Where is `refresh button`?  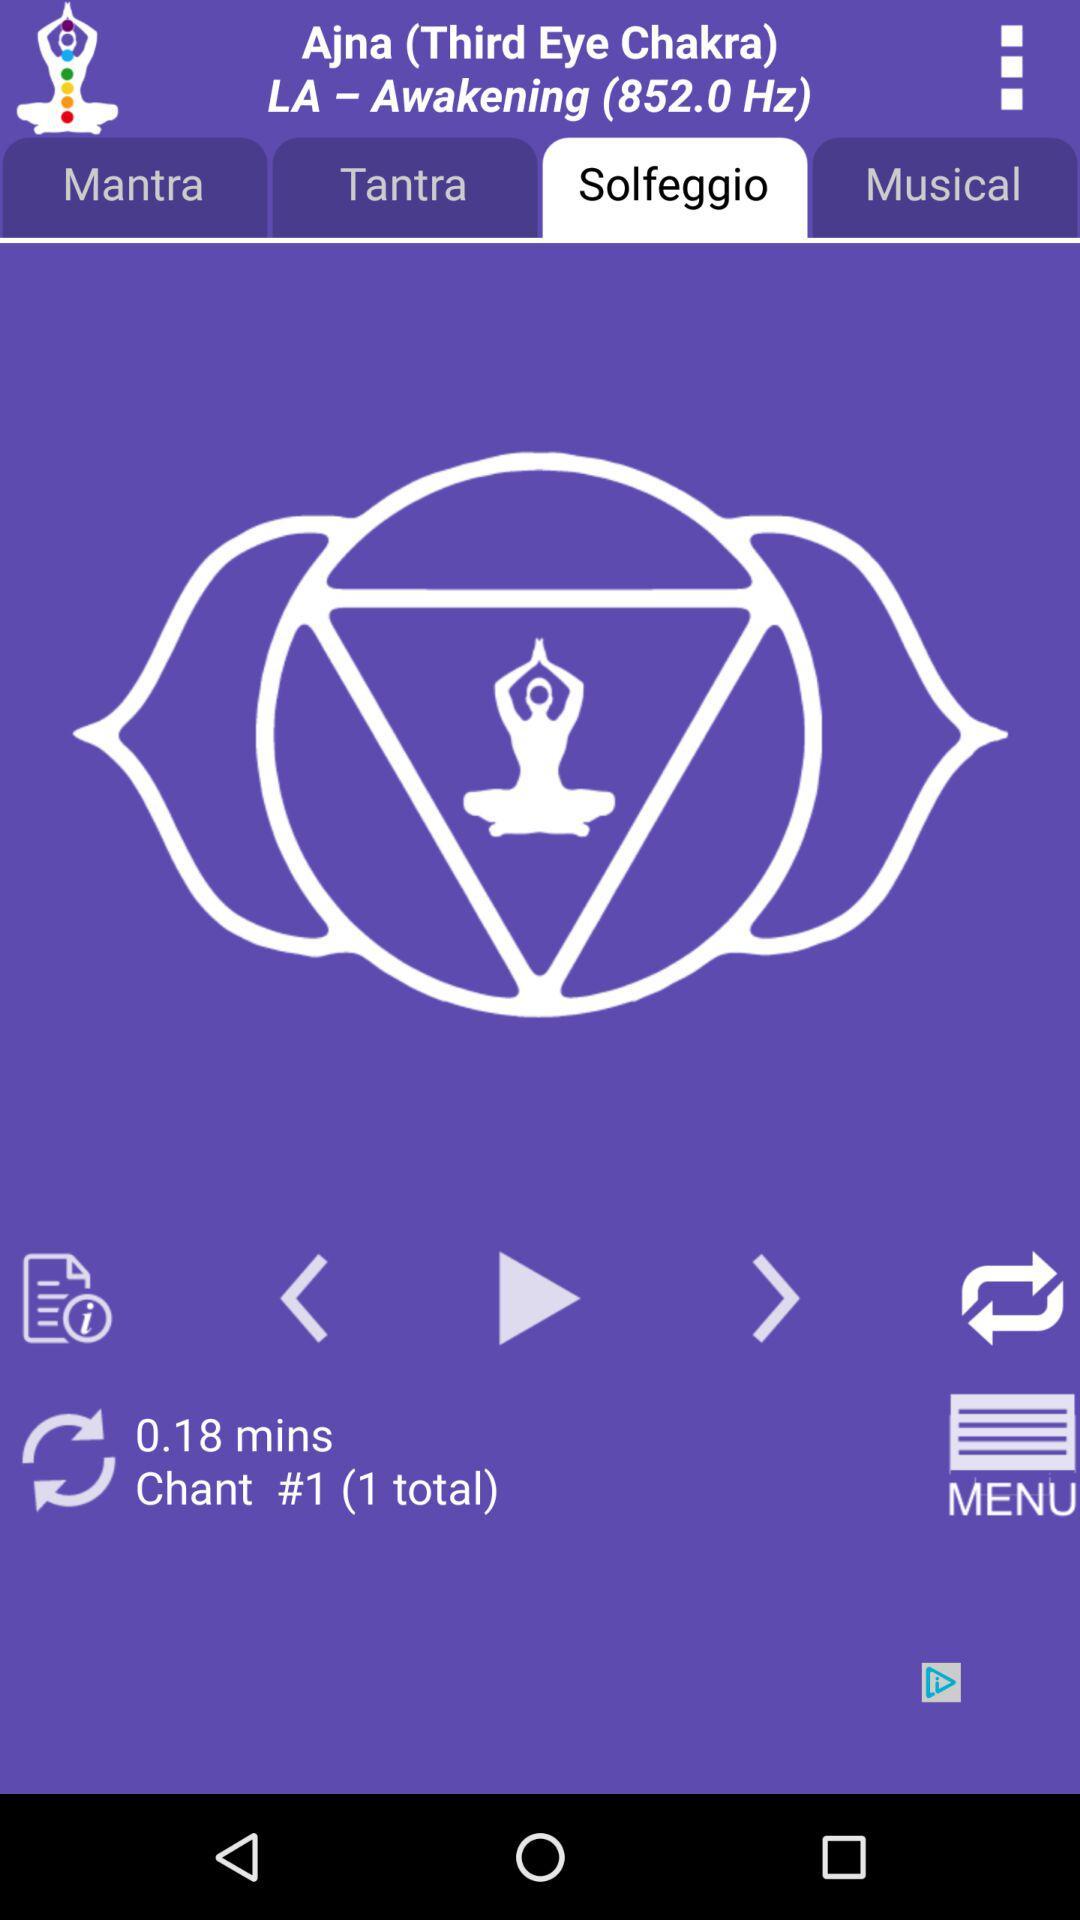
refresh button is located at coordinates (66, 1460).